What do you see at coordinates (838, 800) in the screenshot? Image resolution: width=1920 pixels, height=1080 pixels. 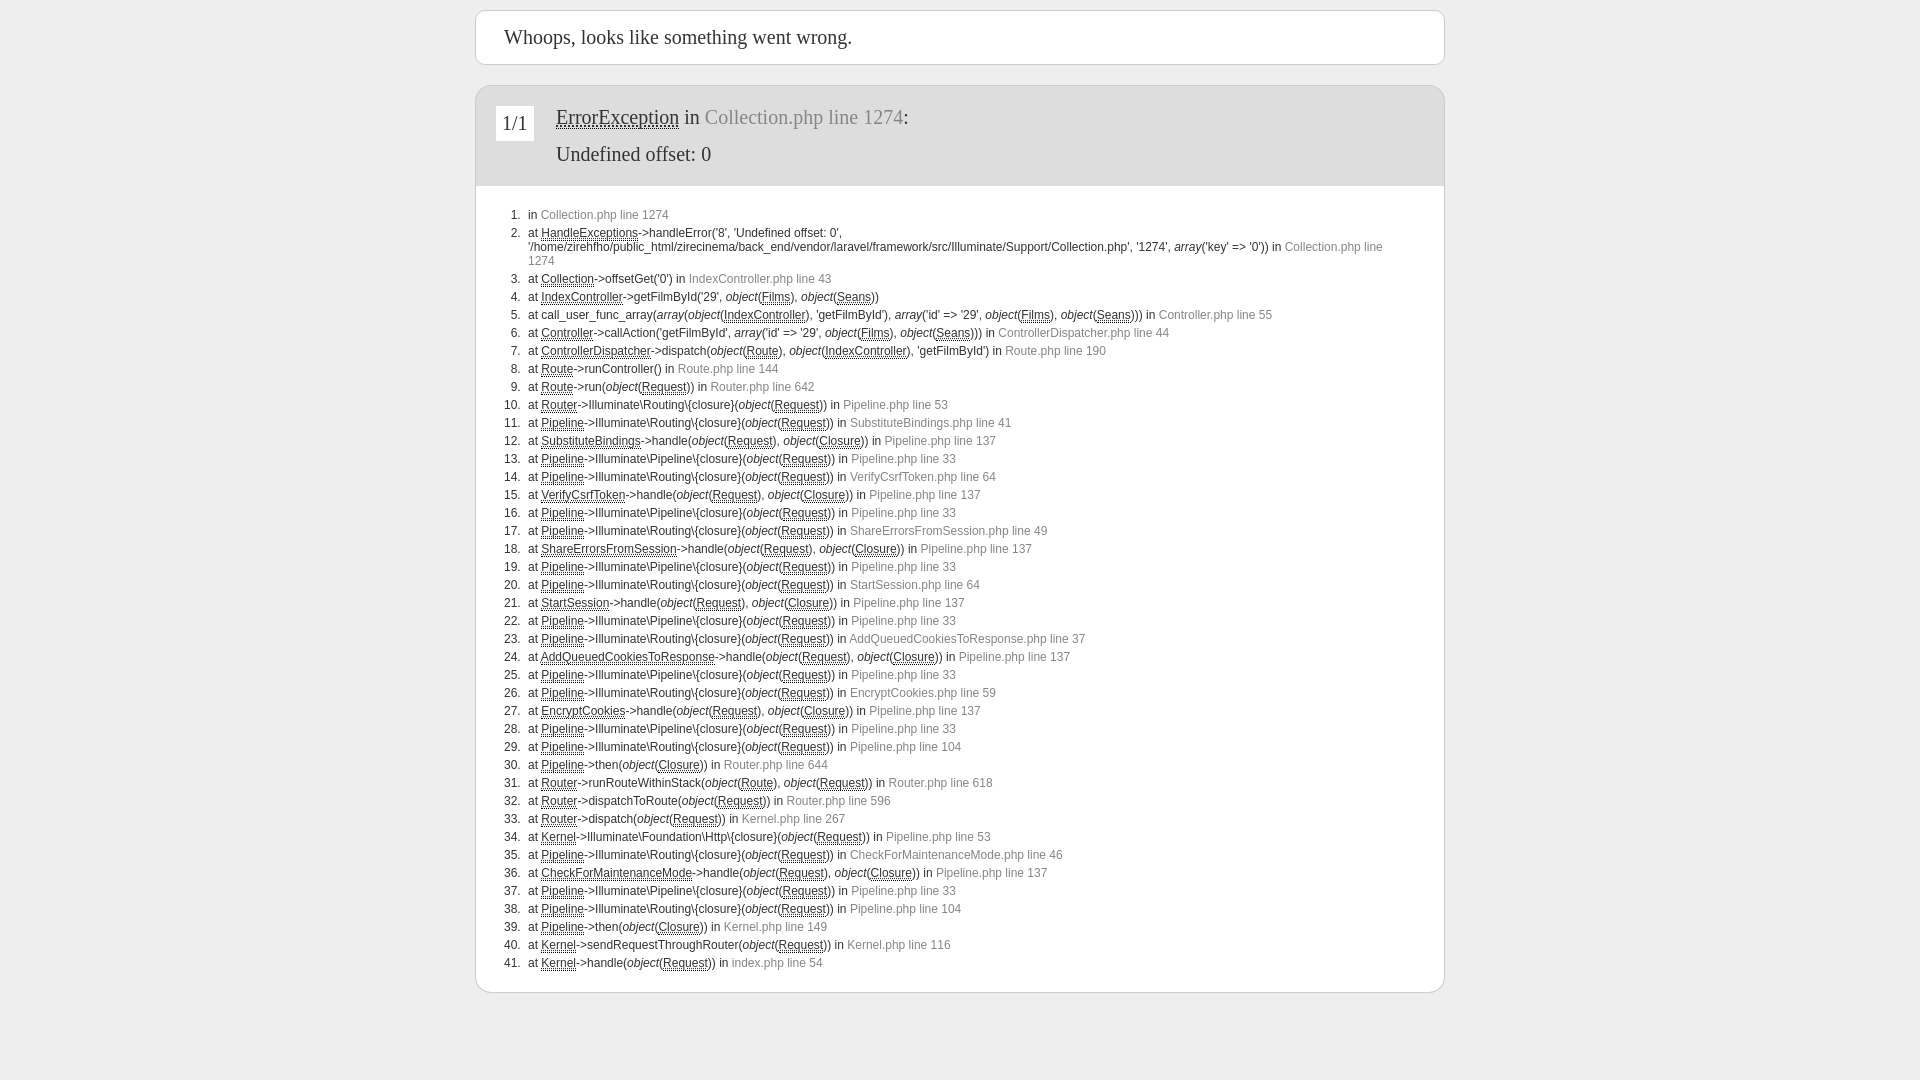 I see `'Router.php line 596'` at bounding box center [838, 800].